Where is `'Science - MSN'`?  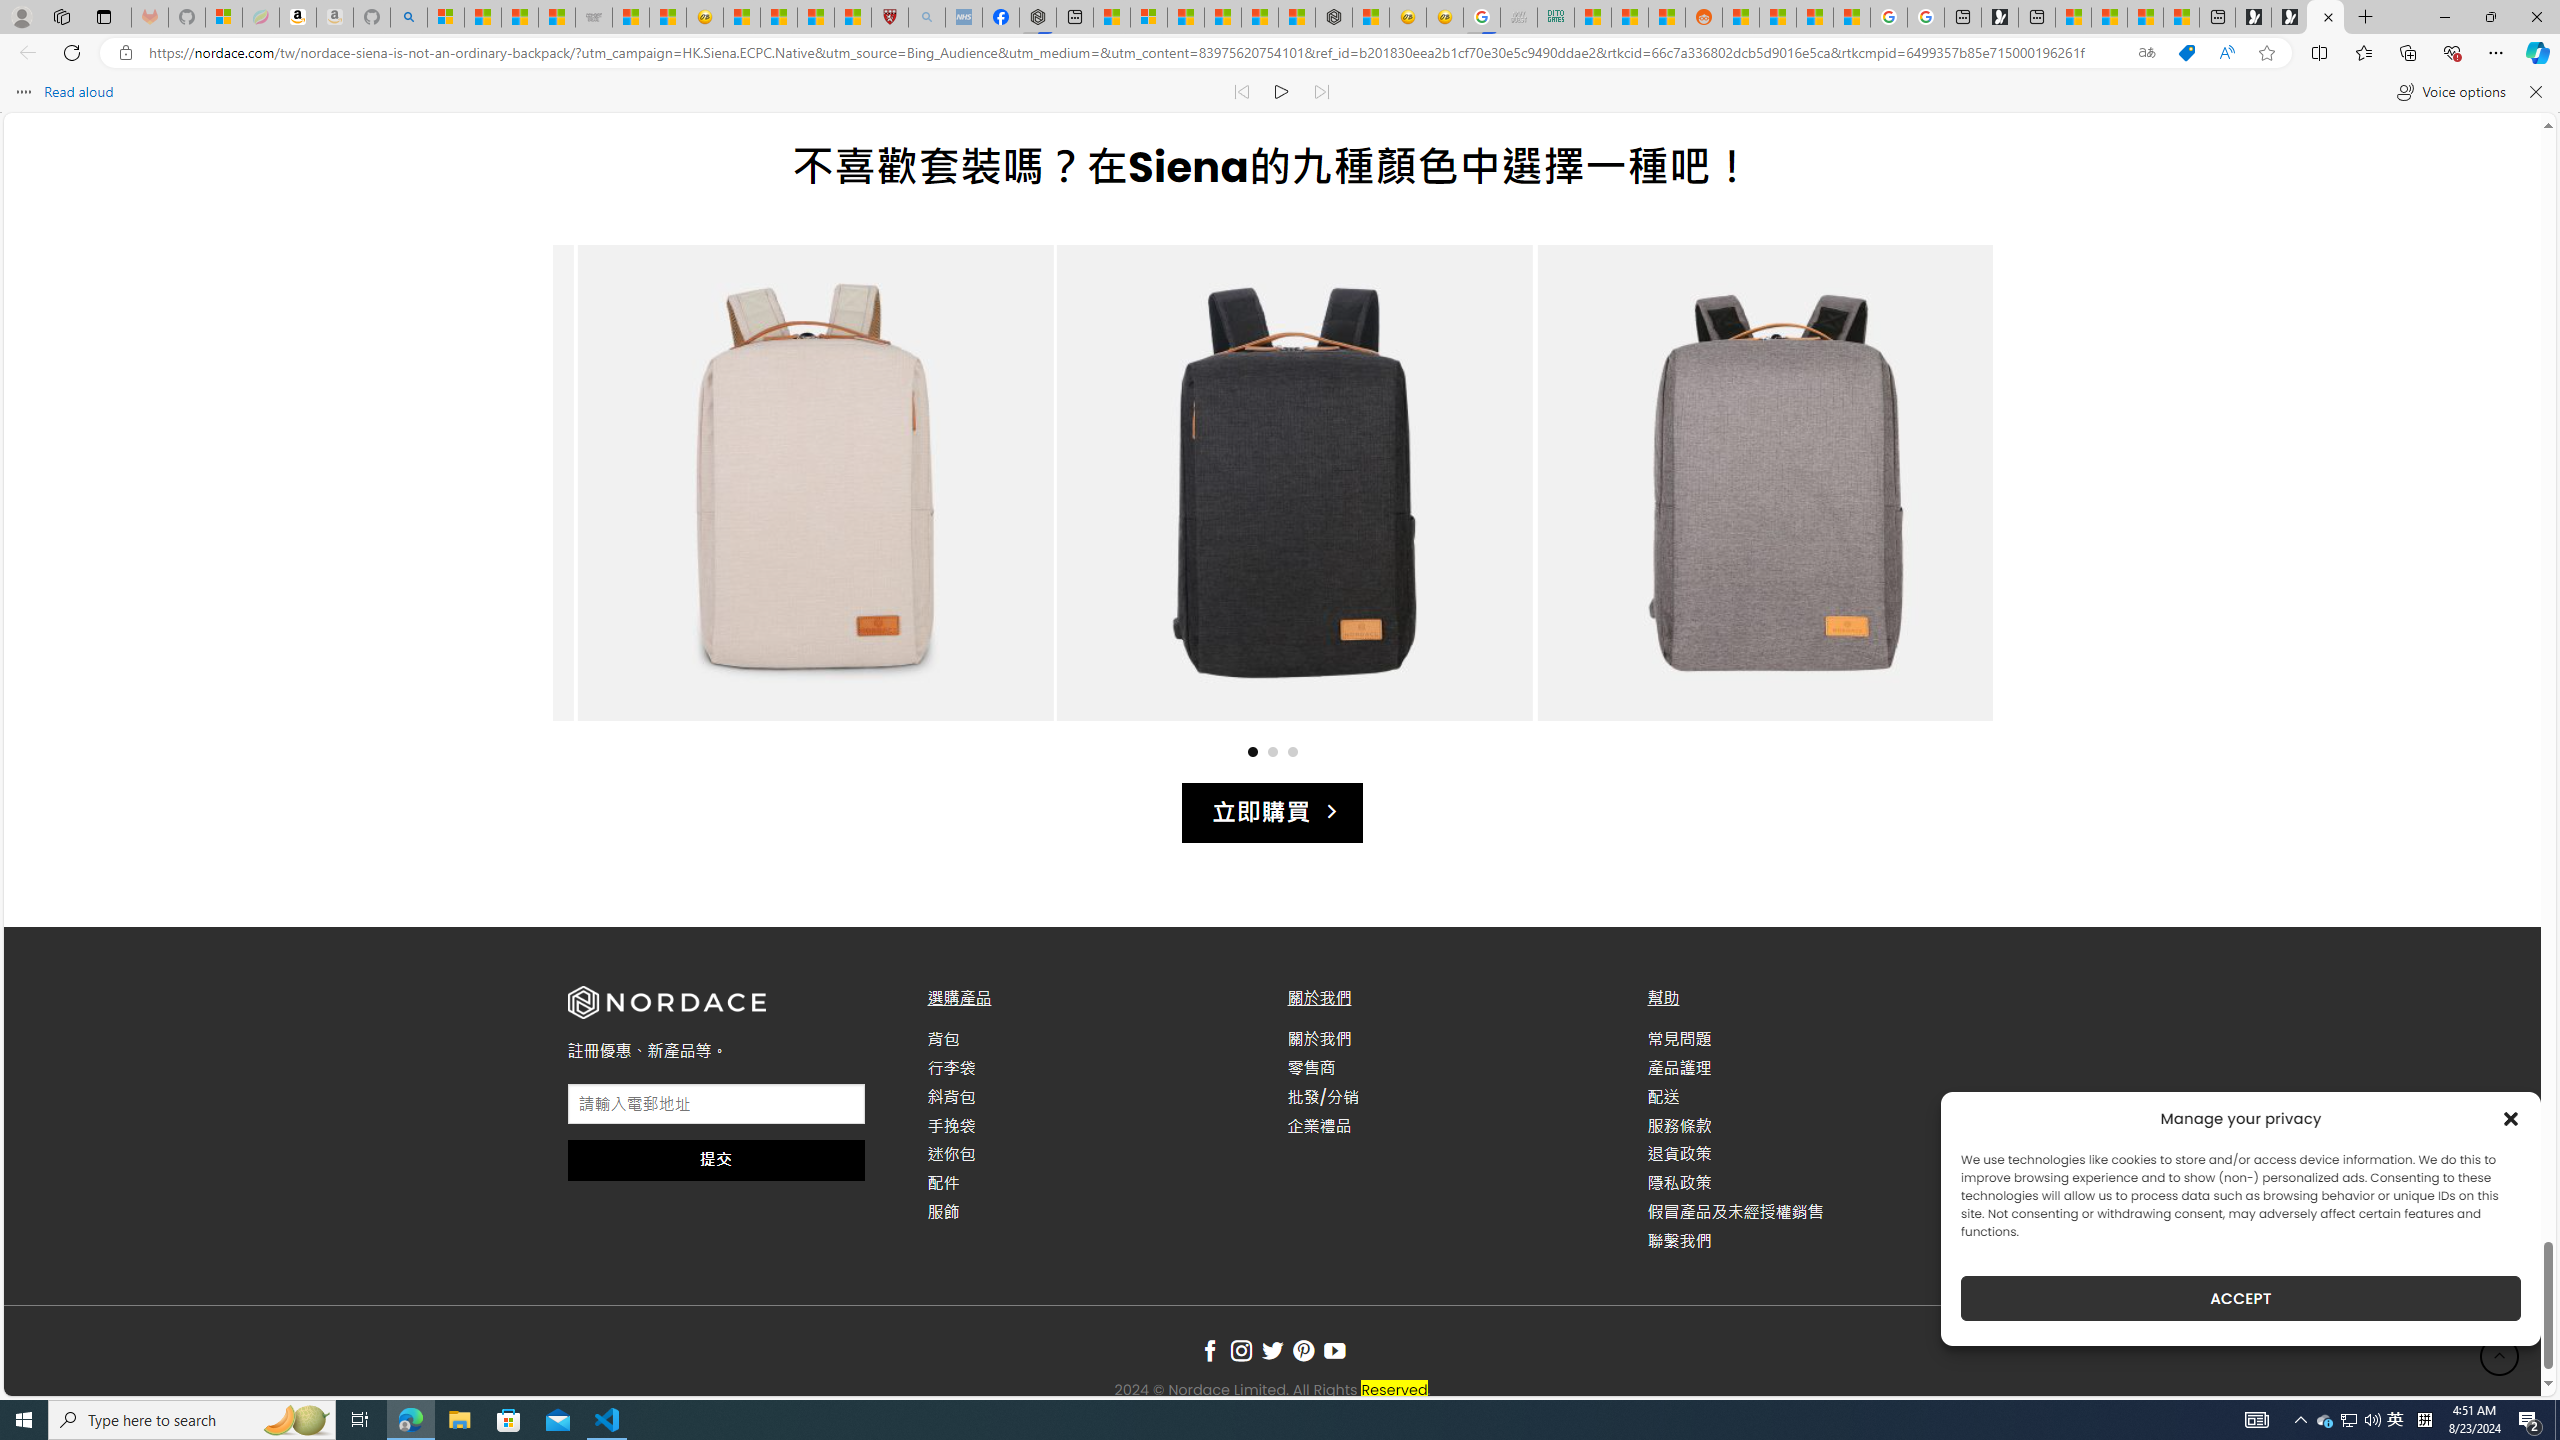 'Science - MSN' is located at coordinates (815, 16).